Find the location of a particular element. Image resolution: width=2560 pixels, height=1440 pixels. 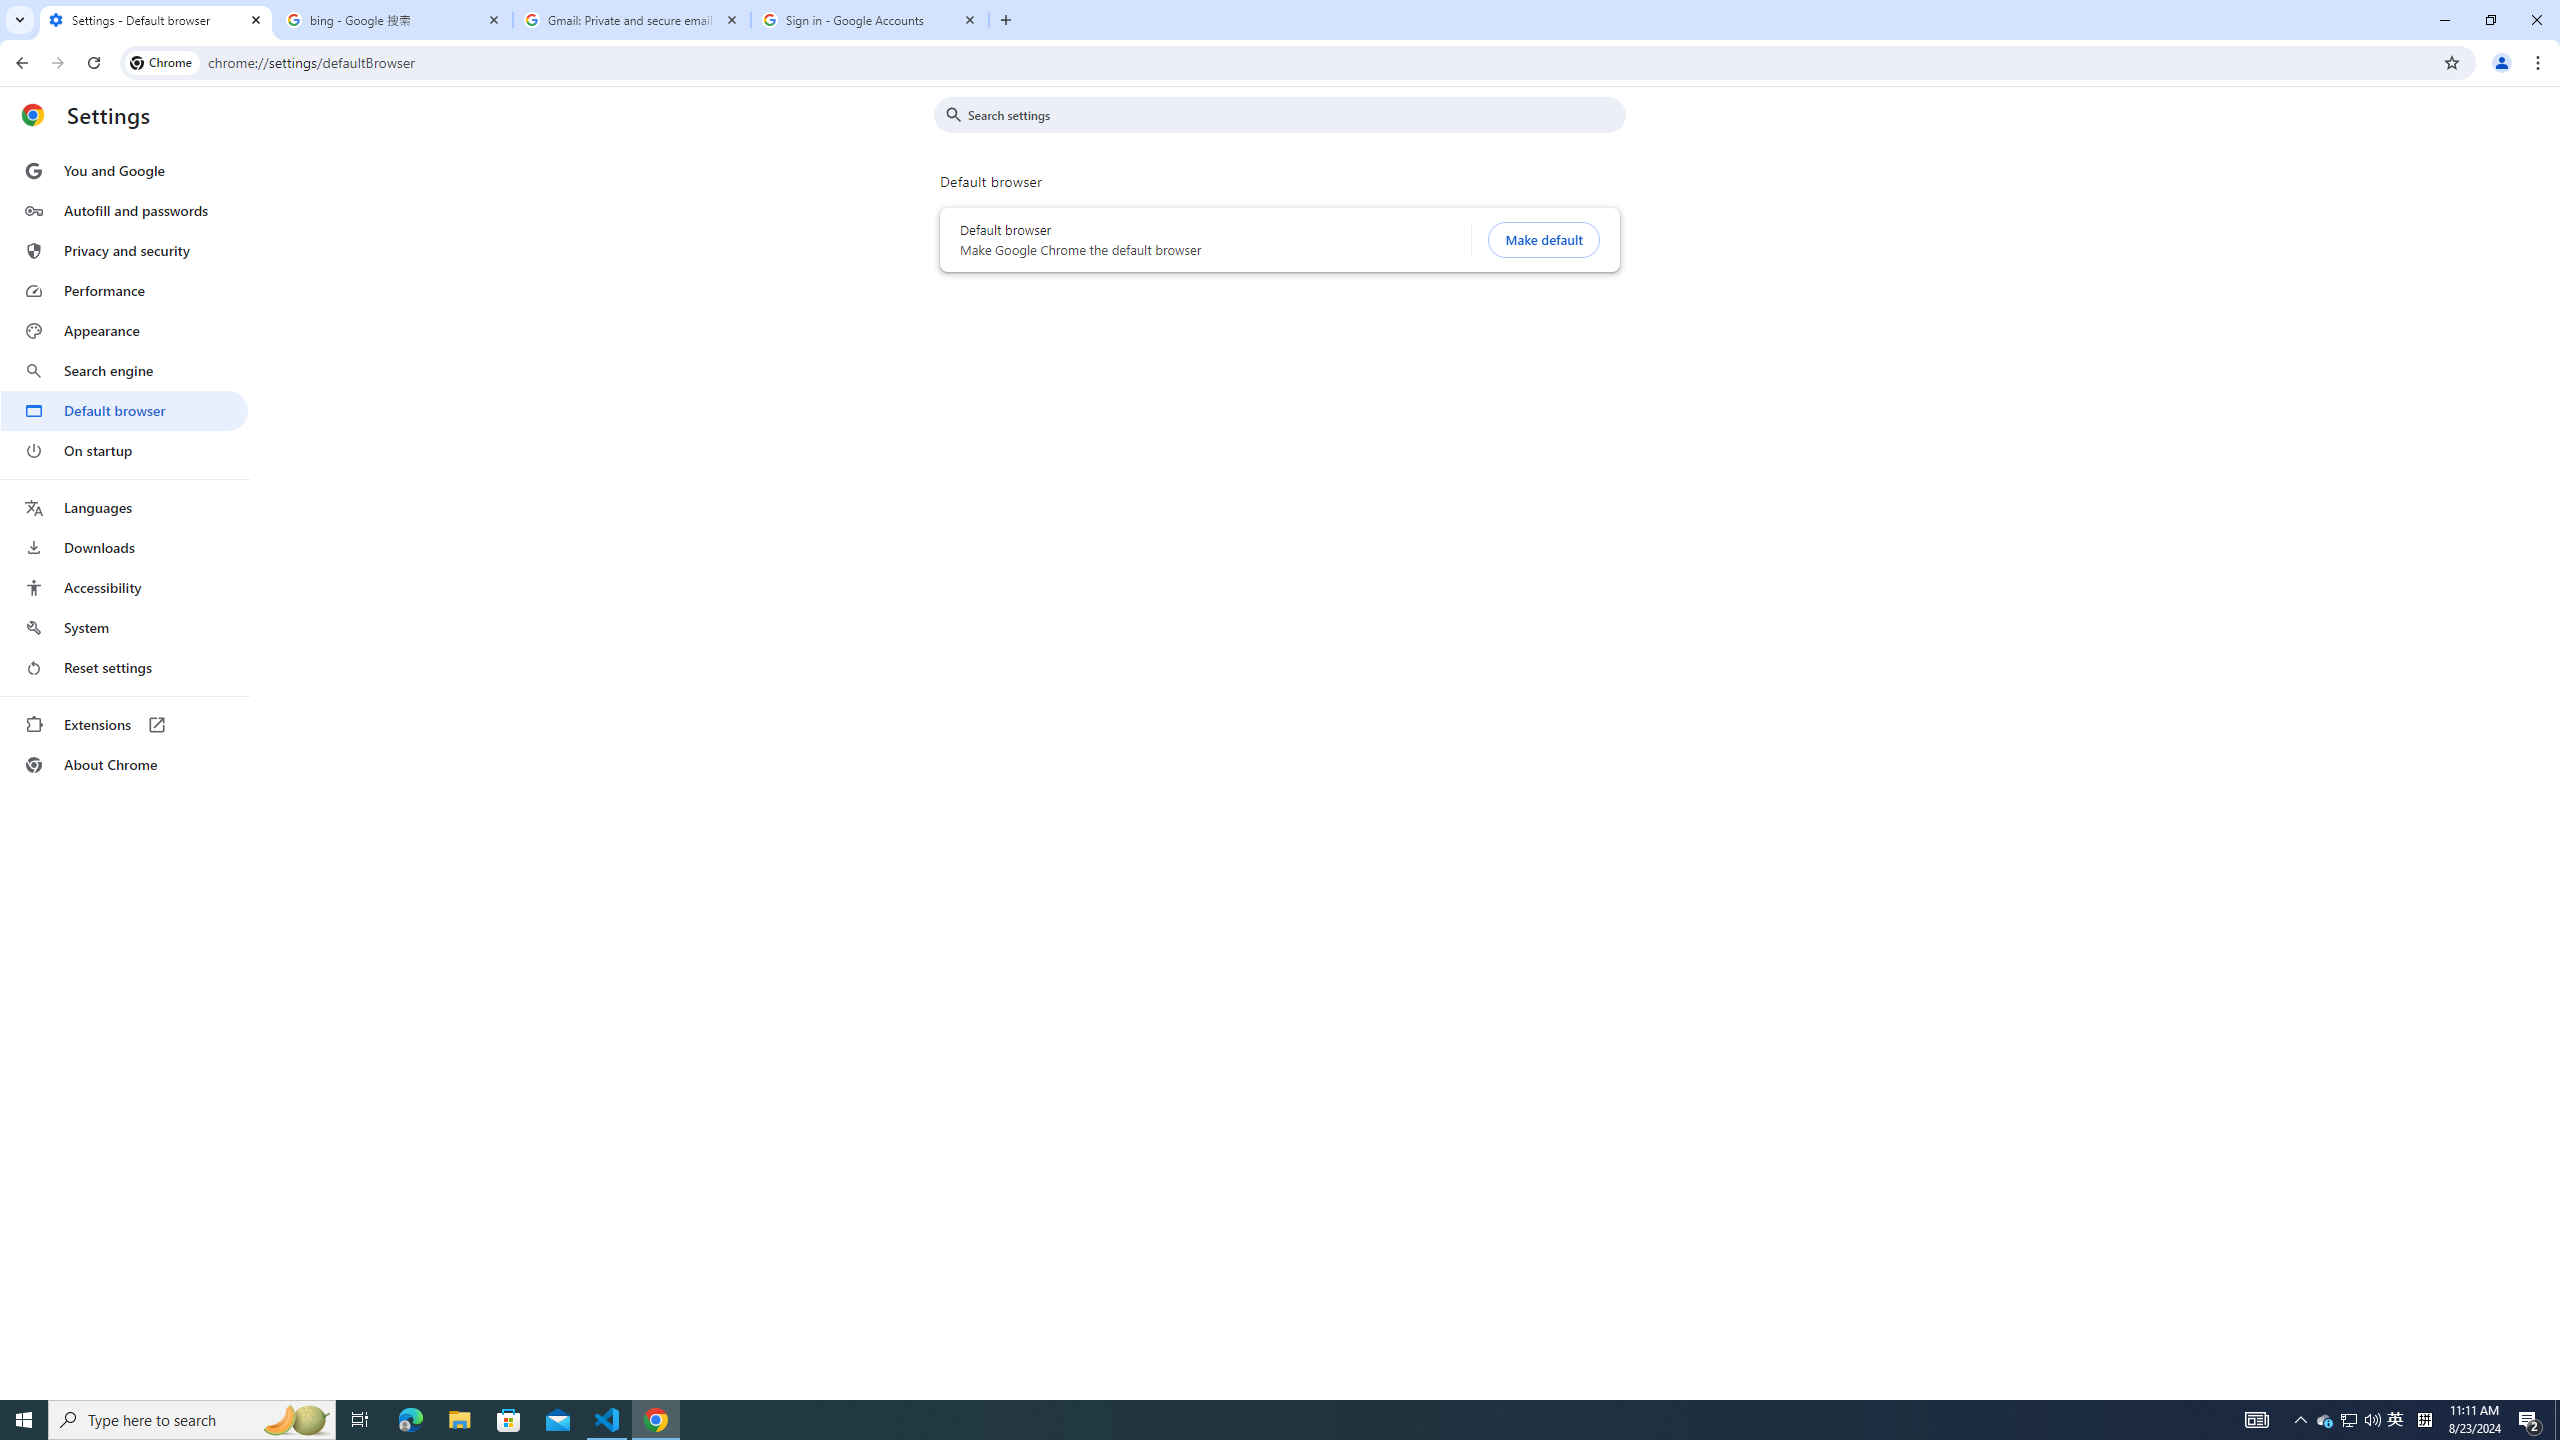

'AutomationID: menu' is located at coordinates (125, 467).